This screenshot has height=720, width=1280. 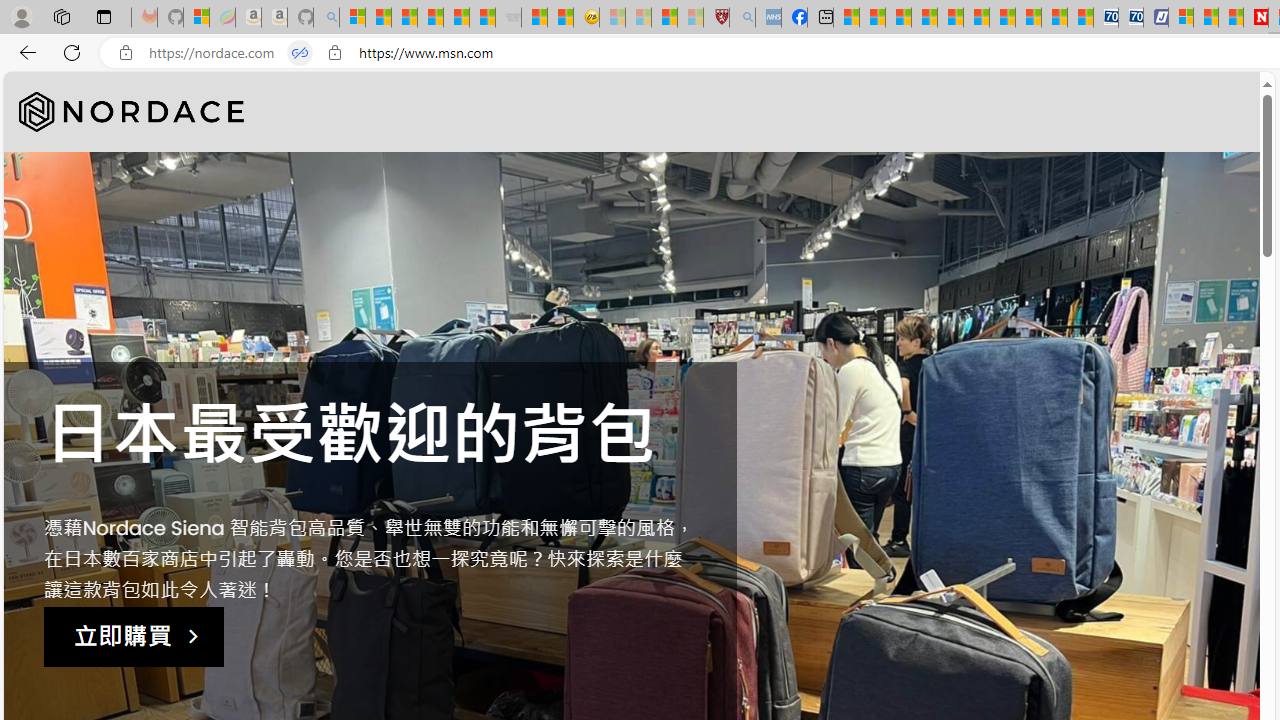 I want to click on 'Climate Damage Becomes Too Severe To Reverse', so click(x=923, y=17).